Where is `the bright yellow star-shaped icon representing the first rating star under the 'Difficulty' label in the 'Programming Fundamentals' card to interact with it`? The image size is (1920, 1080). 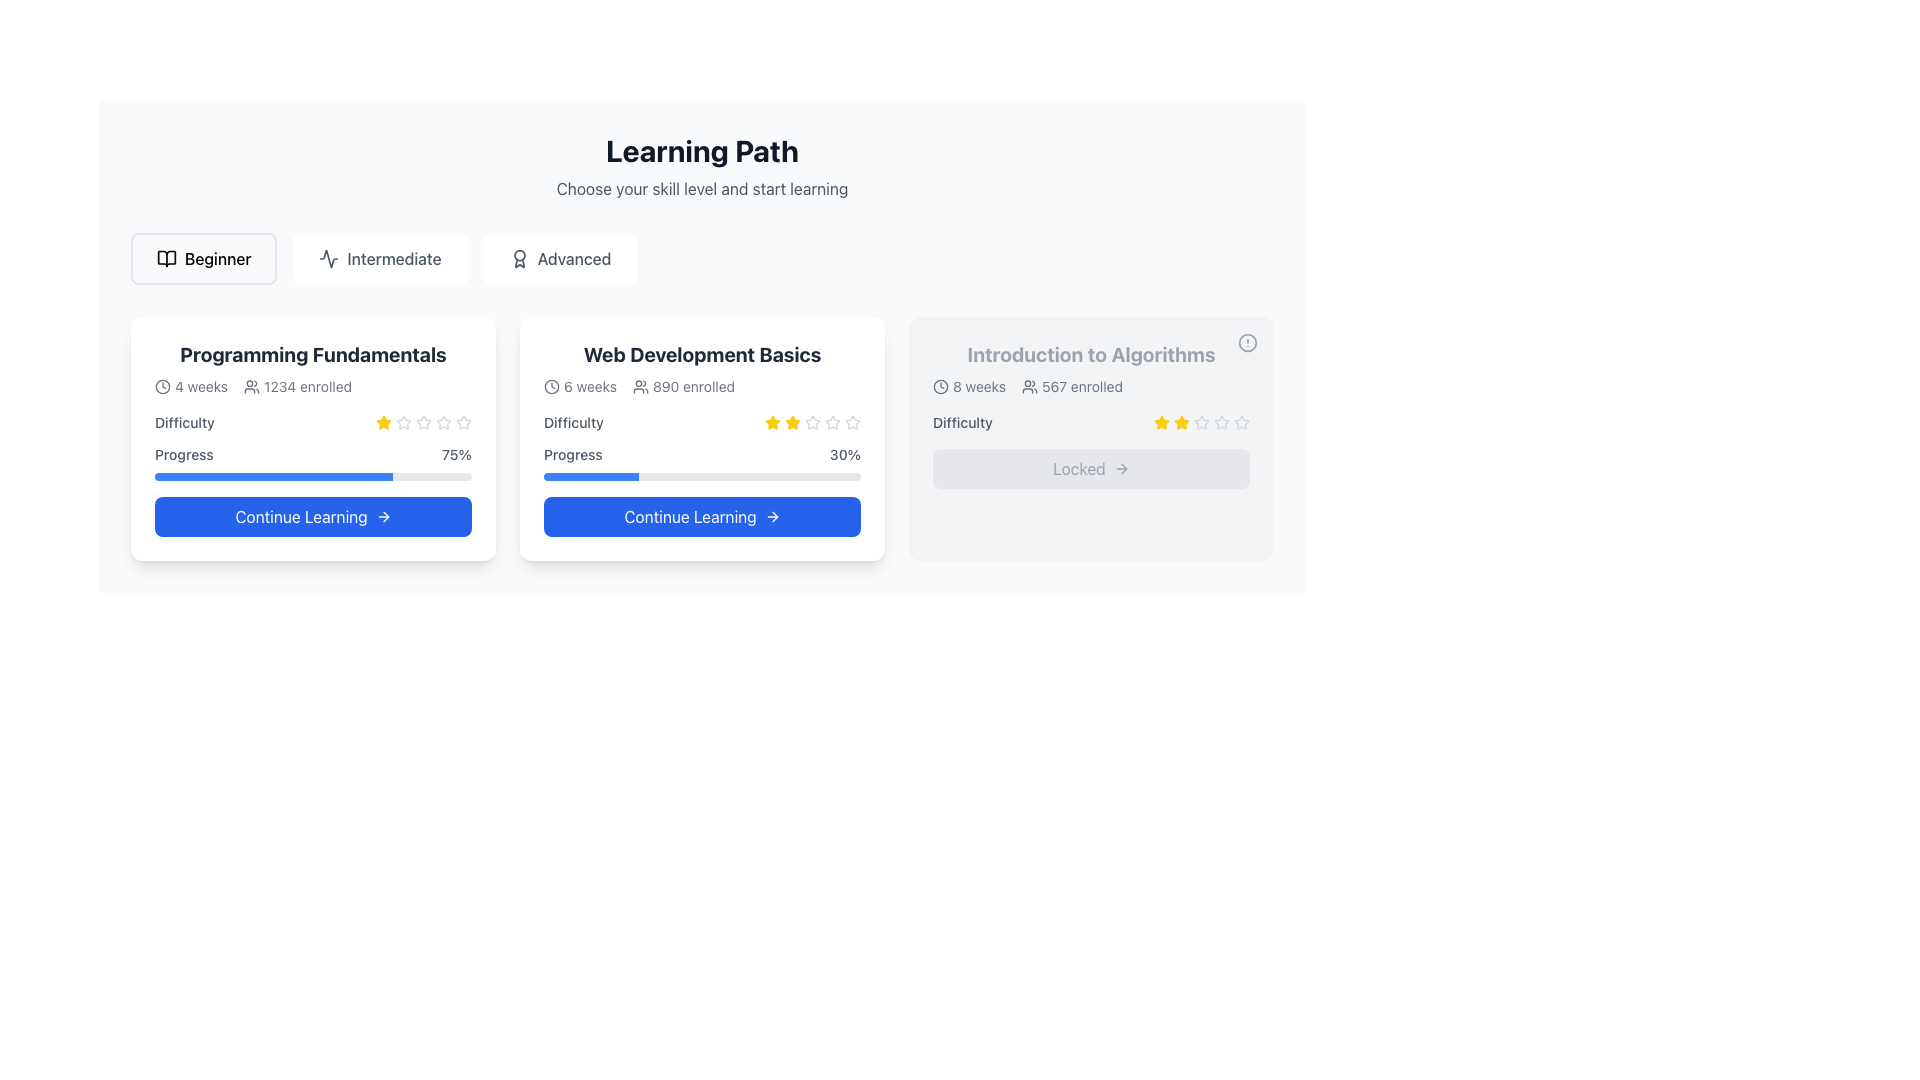 the bright yellow star-shaped icon representing the first rating star under the 'Difficulty' label in the 'Programming Fundamentals' card to interact with it is located at coordinates (384, 421).